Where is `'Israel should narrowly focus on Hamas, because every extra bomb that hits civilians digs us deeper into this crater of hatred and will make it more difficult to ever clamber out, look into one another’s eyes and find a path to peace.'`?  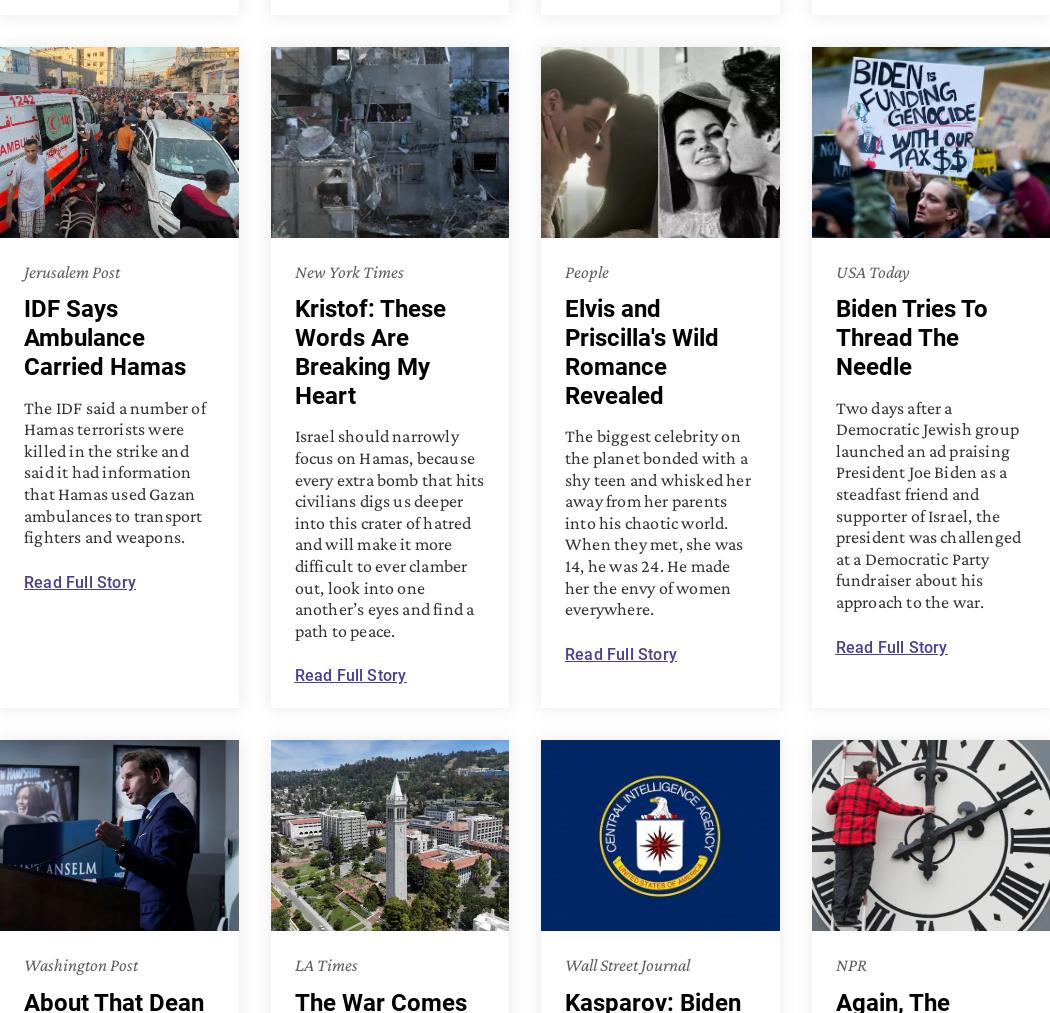 'Israel should narrowly focus on Hamas, because every extra bomb that hits civilians digs us deeper into this crater of hatred and will make it more difficult to ever clamber out, look into one another’s eyes and find a path to peace.' is located at coordinates (389, 533).